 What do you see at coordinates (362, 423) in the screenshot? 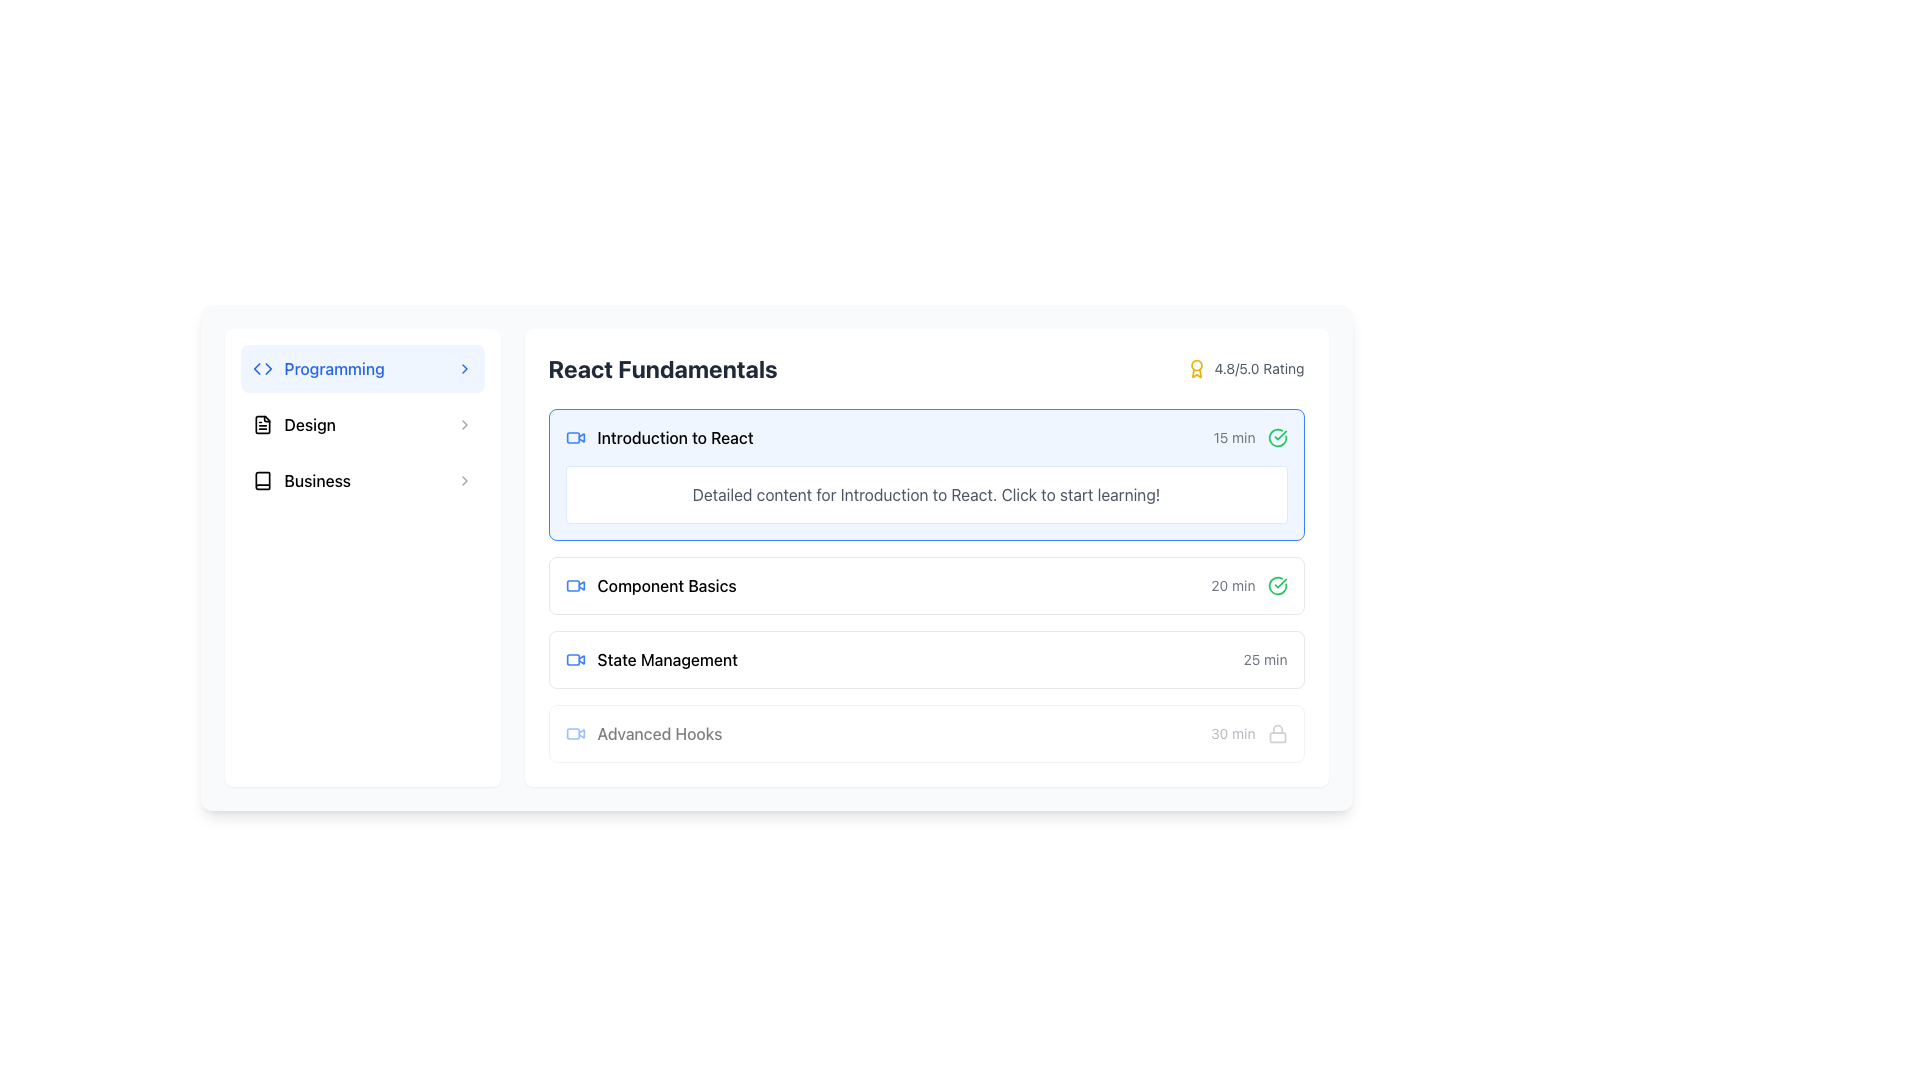
I see `the 'Design' button, which is the second item in the vertical navigation menu` at bounding box center [362, 423].